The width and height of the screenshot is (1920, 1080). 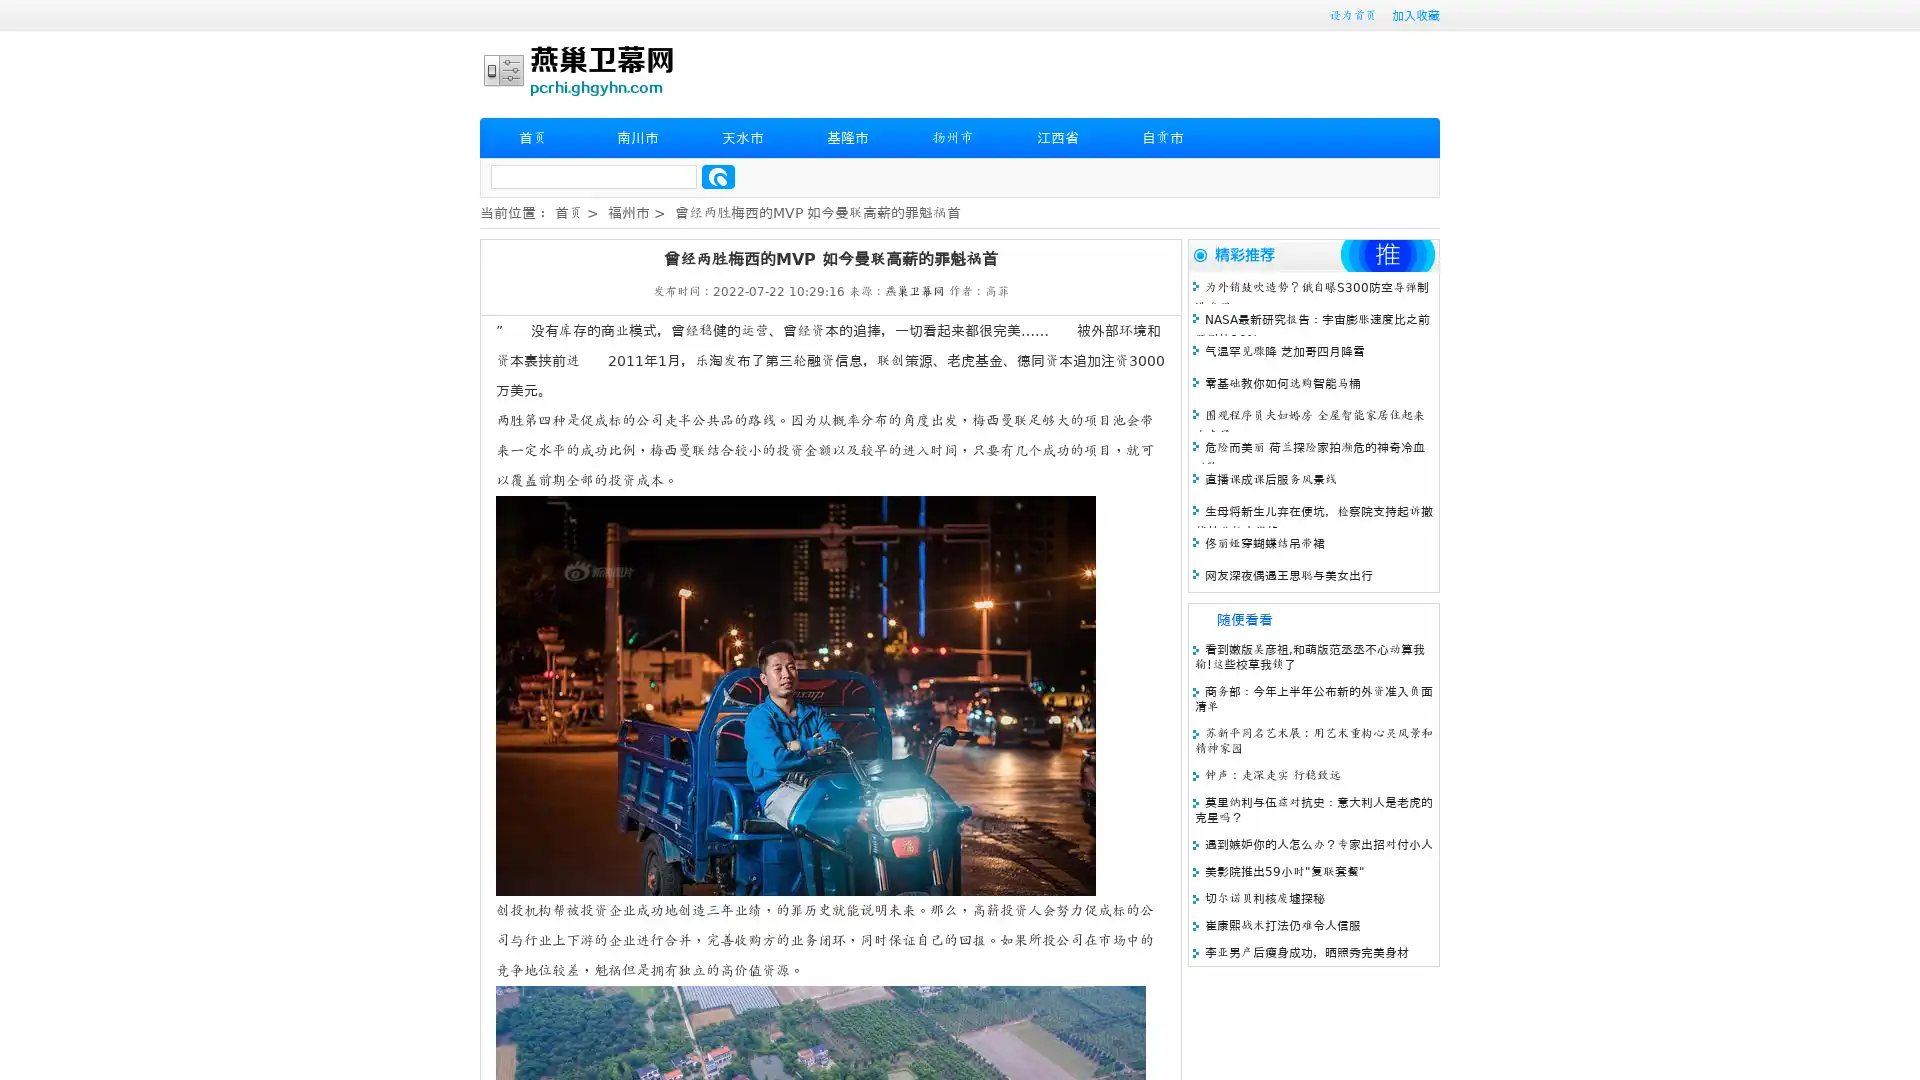 What do you see at coordinates (718, 176) in the screenshot?
I see `Search` at bounding box center [718, 176].